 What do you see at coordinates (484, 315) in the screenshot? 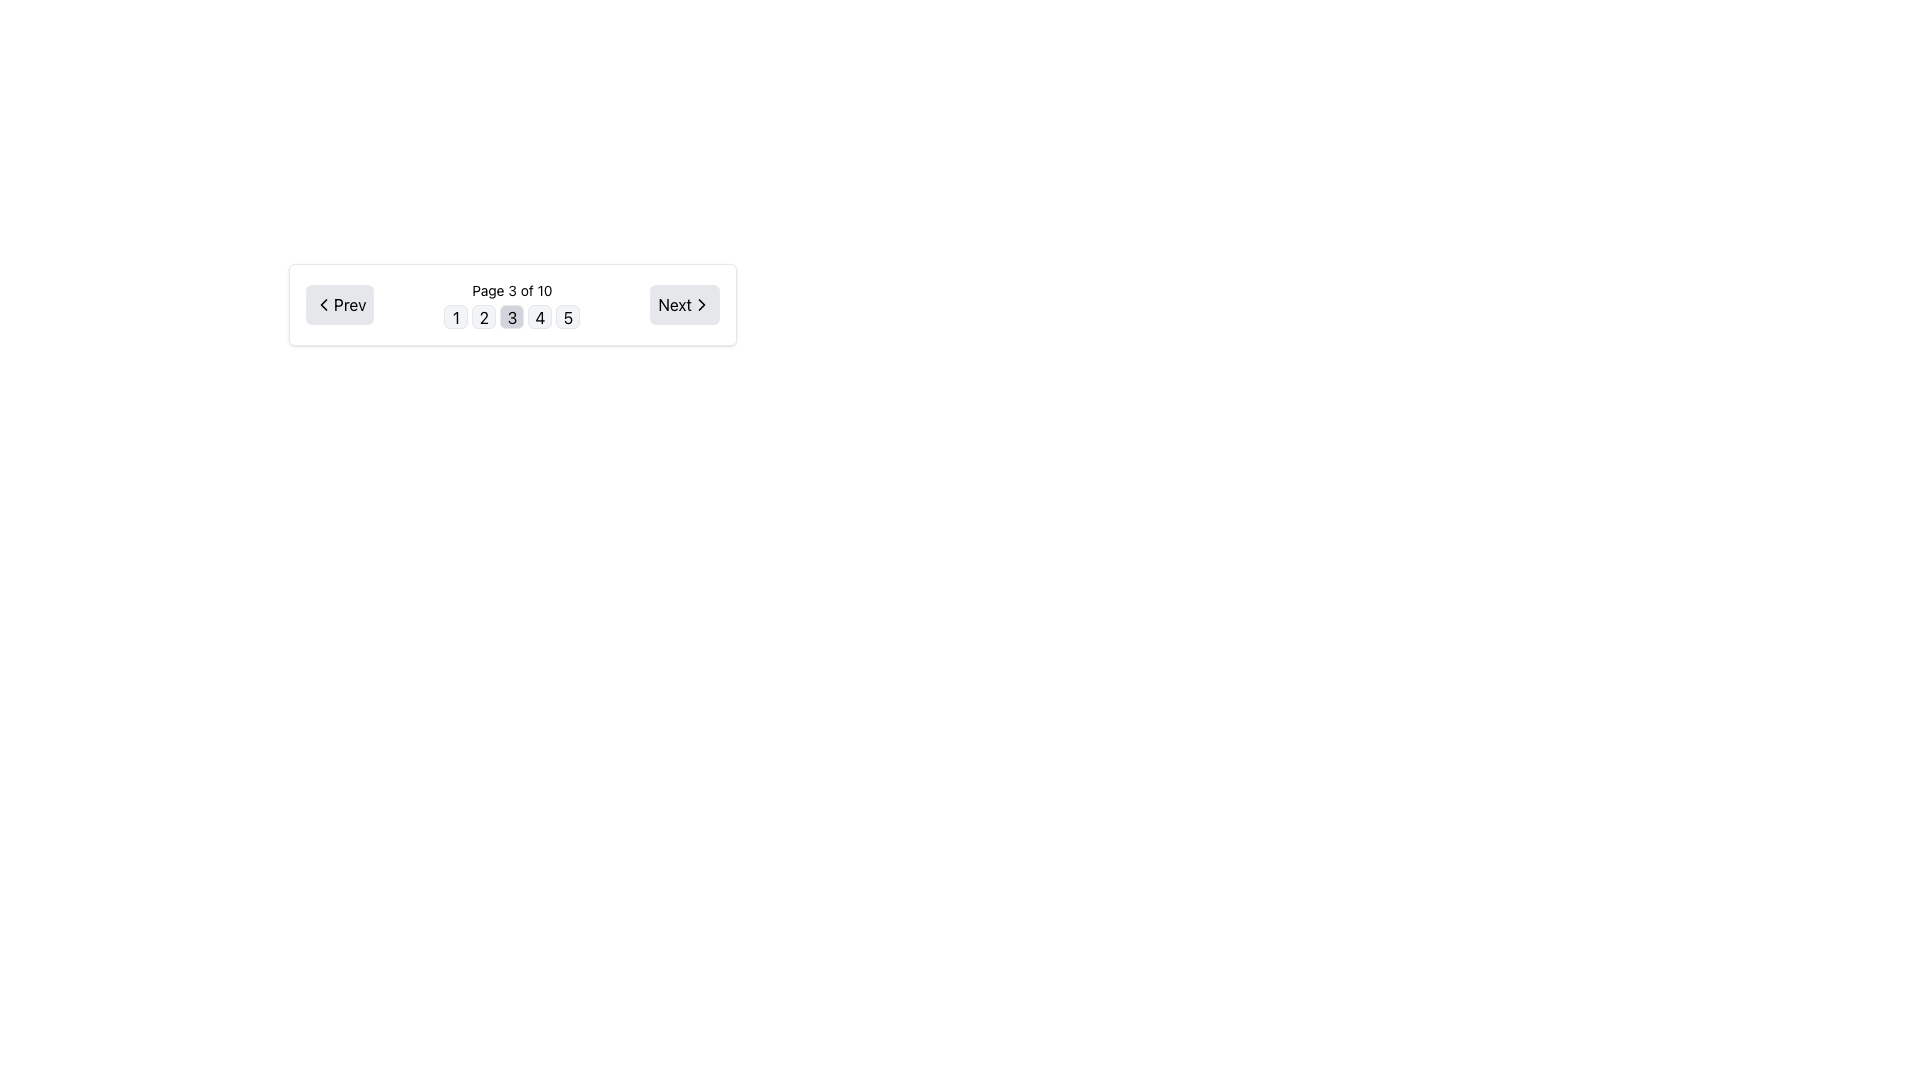
I see `the button labeled '2' which is a small rectangular box with a light gray background and black text` at bounding box center [484, 315].